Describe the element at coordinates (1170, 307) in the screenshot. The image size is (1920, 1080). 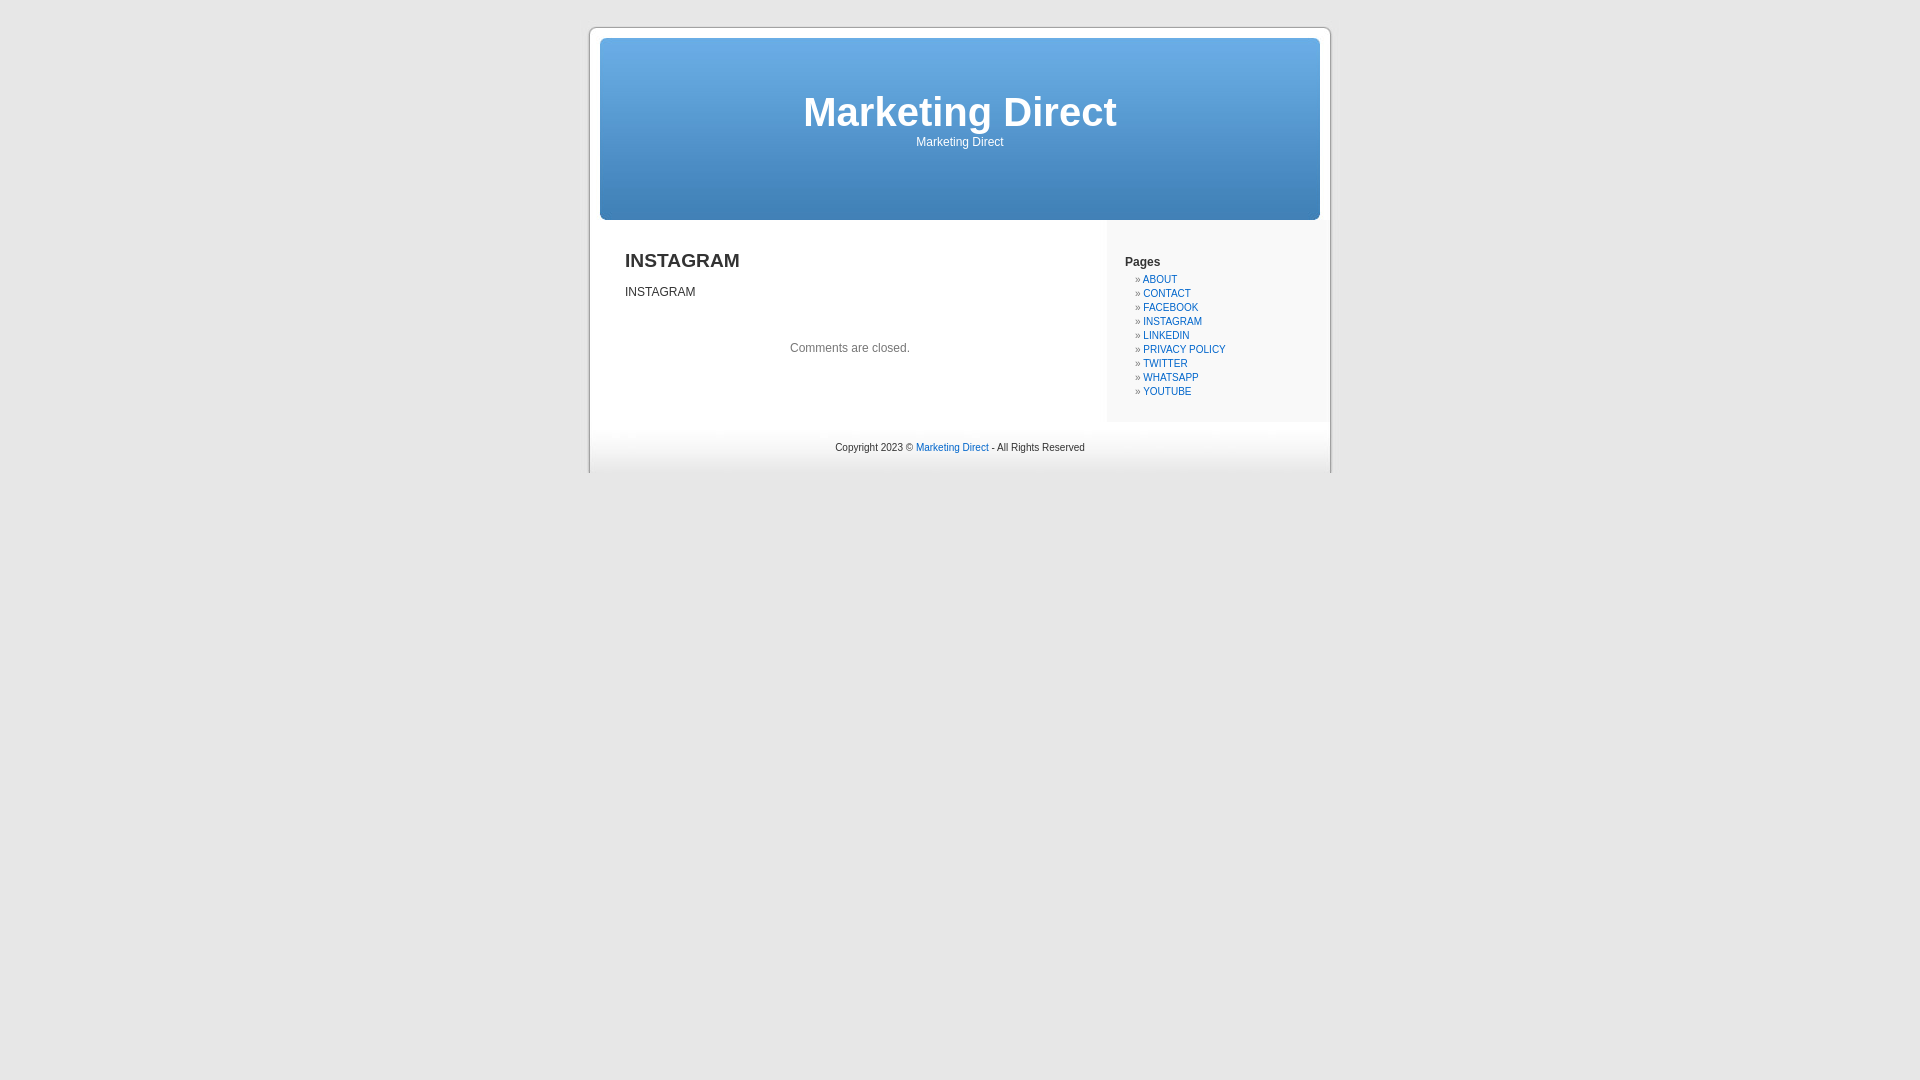
I see `'FACEBOOK'` at that location.